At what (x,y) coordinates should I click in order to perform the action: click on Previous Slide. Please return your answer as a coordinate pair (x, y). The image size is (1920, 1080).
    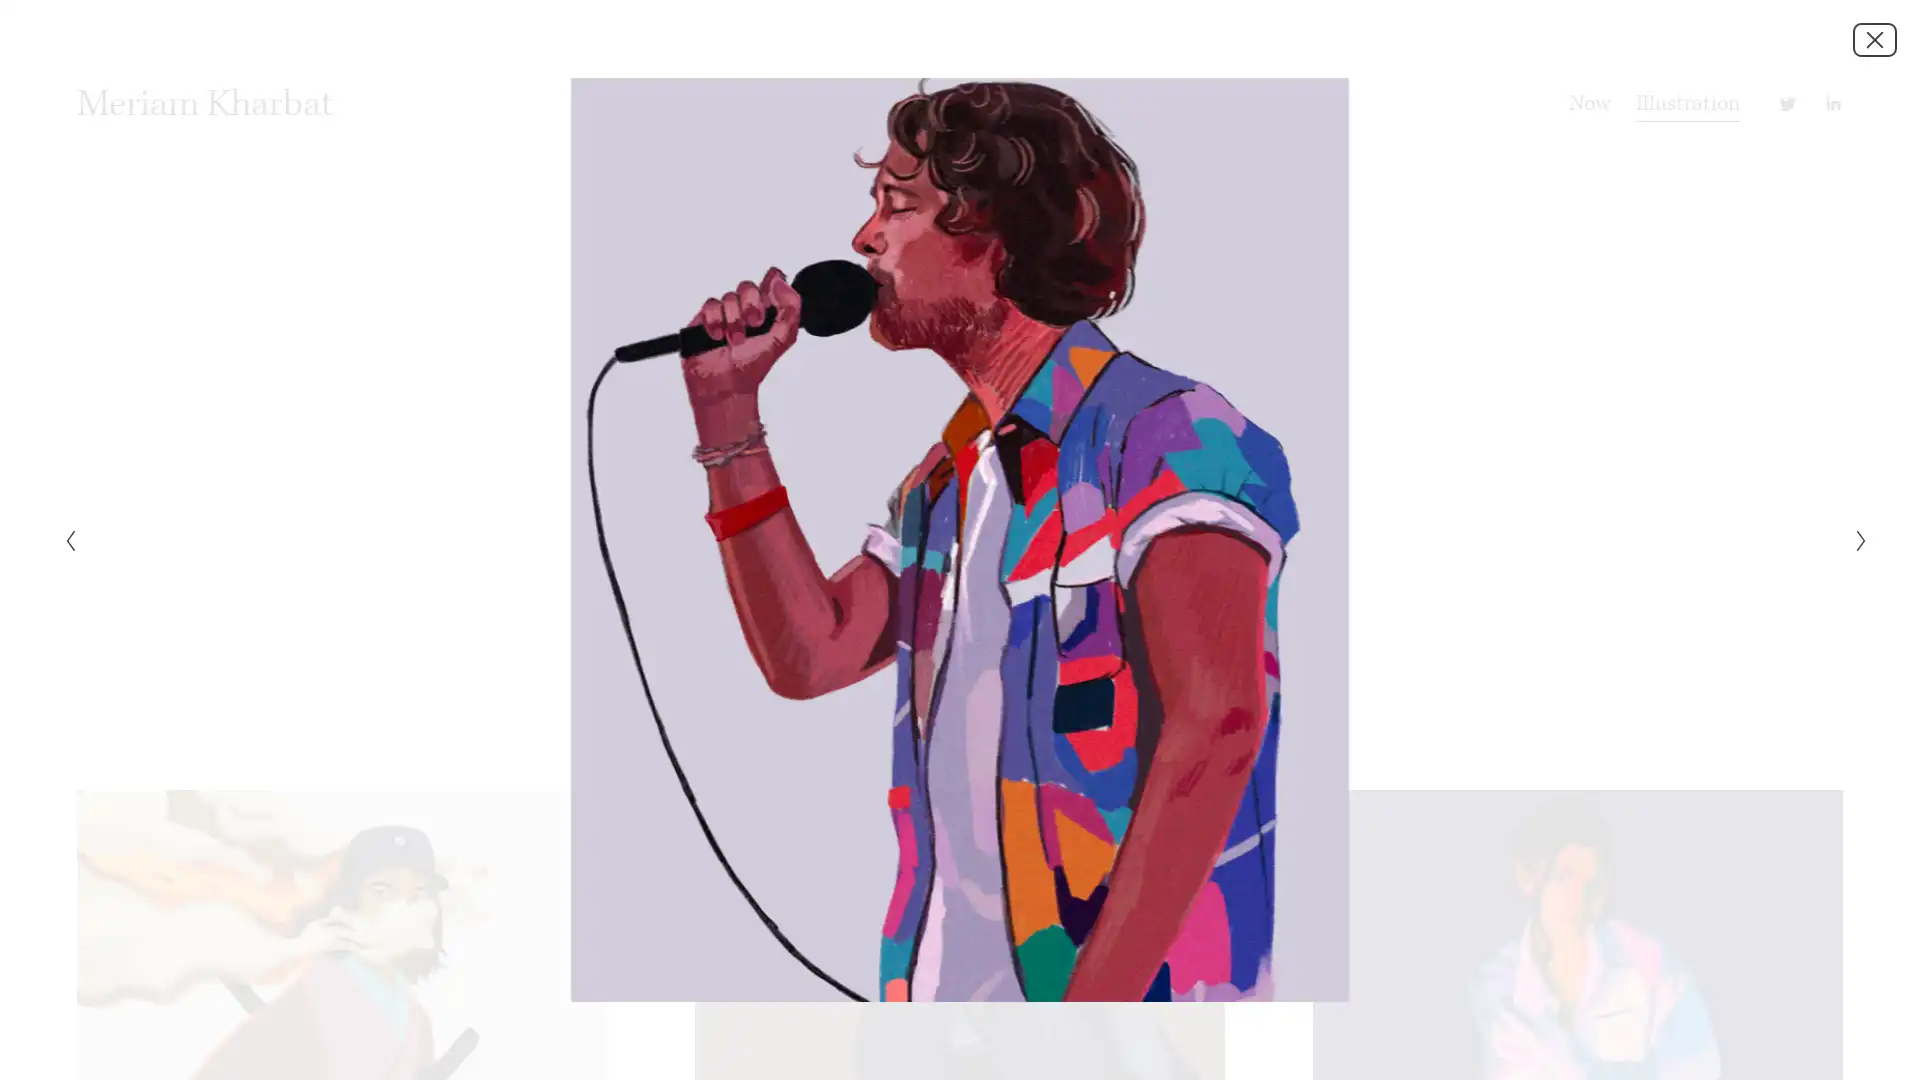
    Looking at the image, I should click on (63, 540).